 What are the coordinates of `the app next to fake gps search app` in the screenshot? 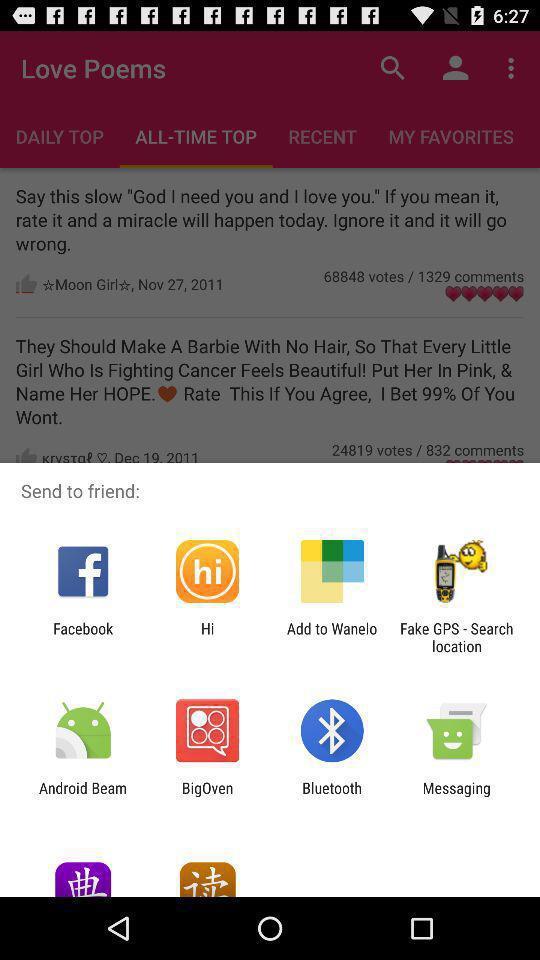 It's located at (332, 636).